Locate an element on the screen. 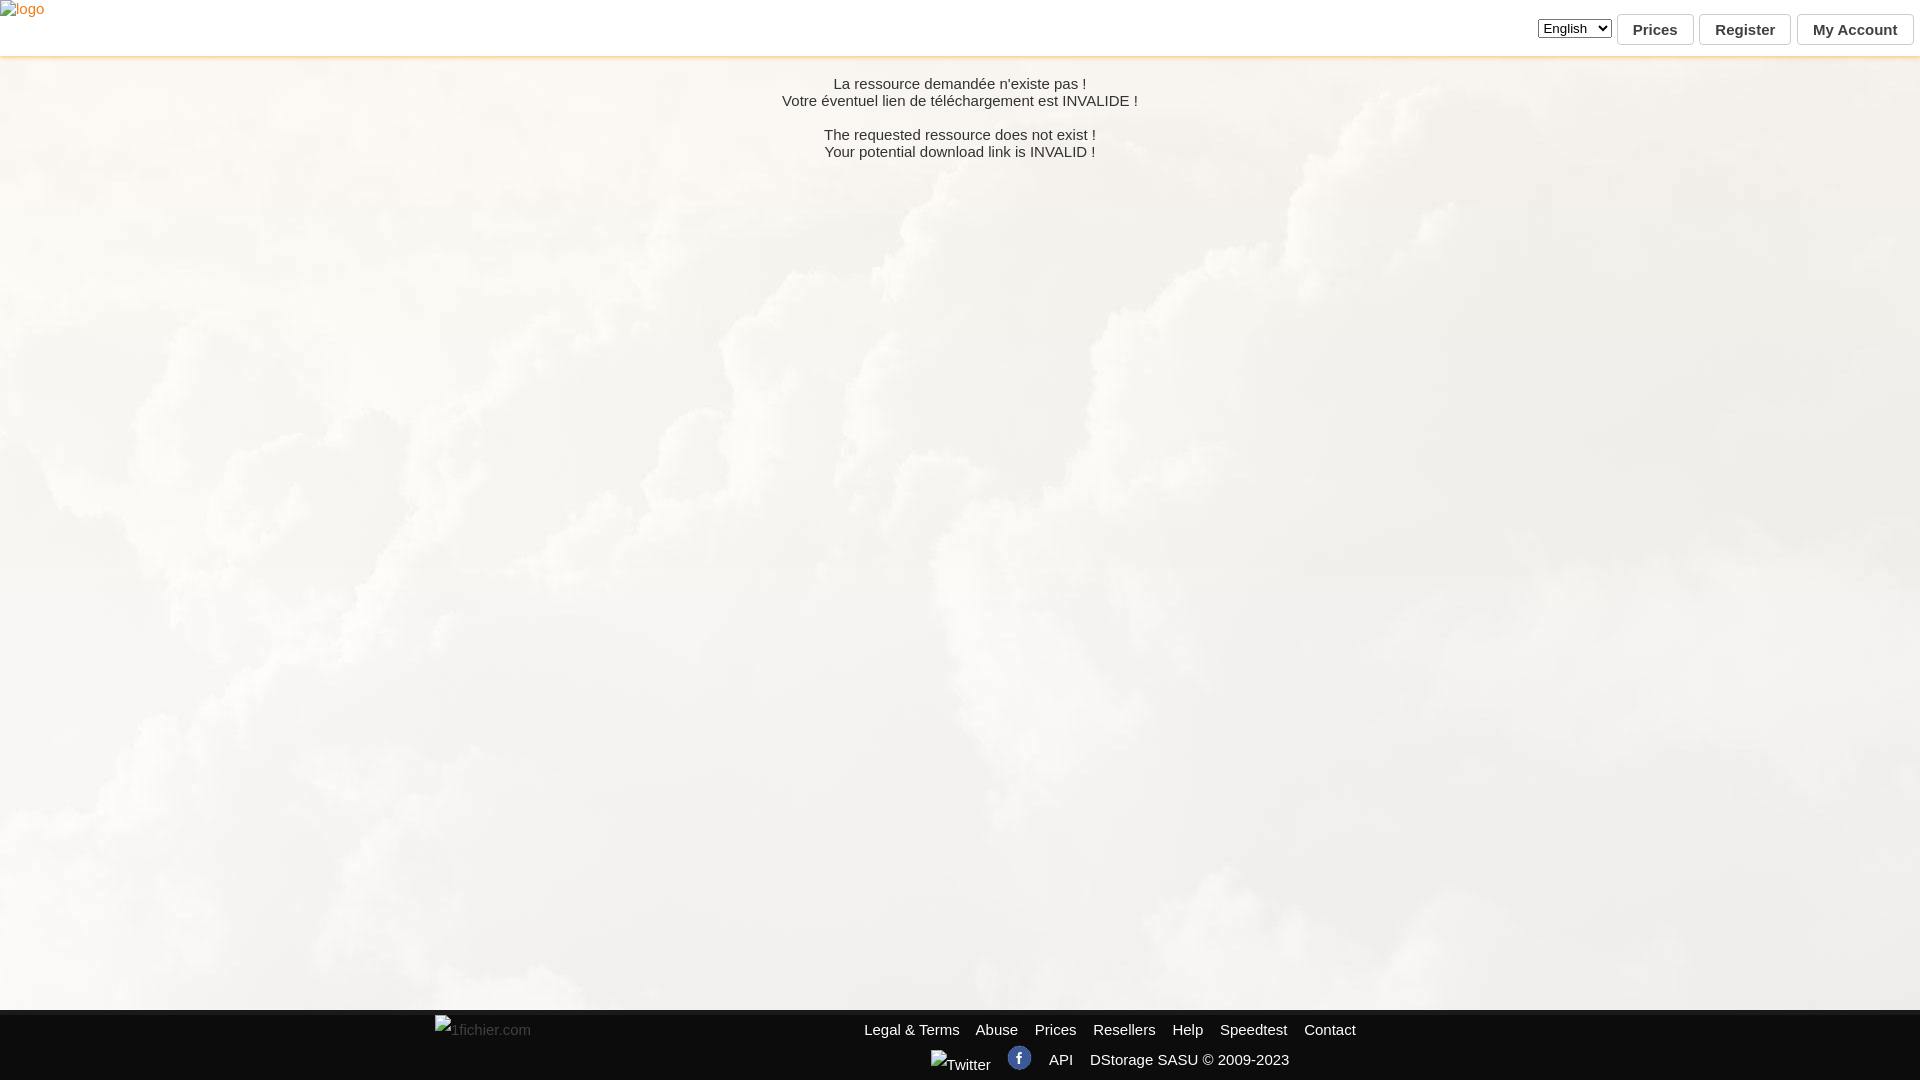 The width and height of the screenshot is (1920, 1080). 'Register' is located at coordinates (1698, 29).